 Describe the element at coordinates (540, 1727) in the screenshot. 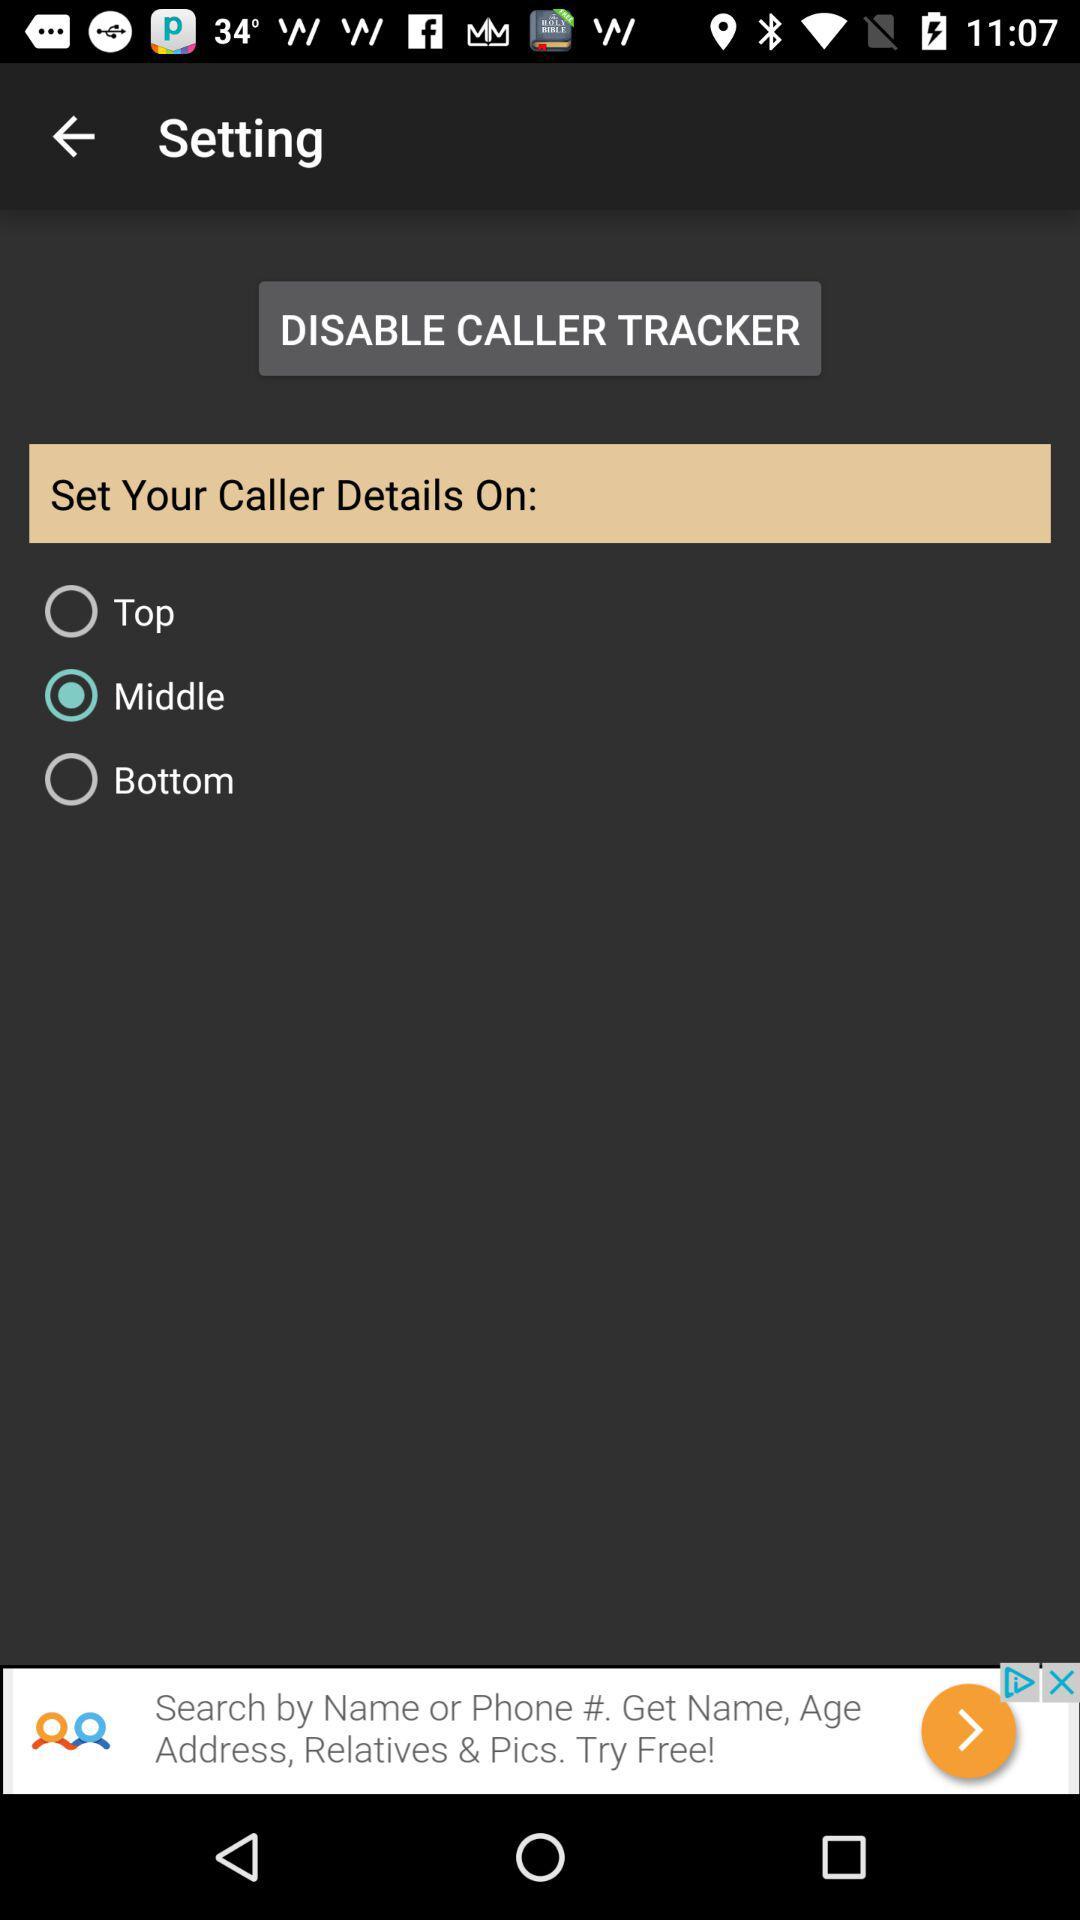

I see `advertisement option` at that location.